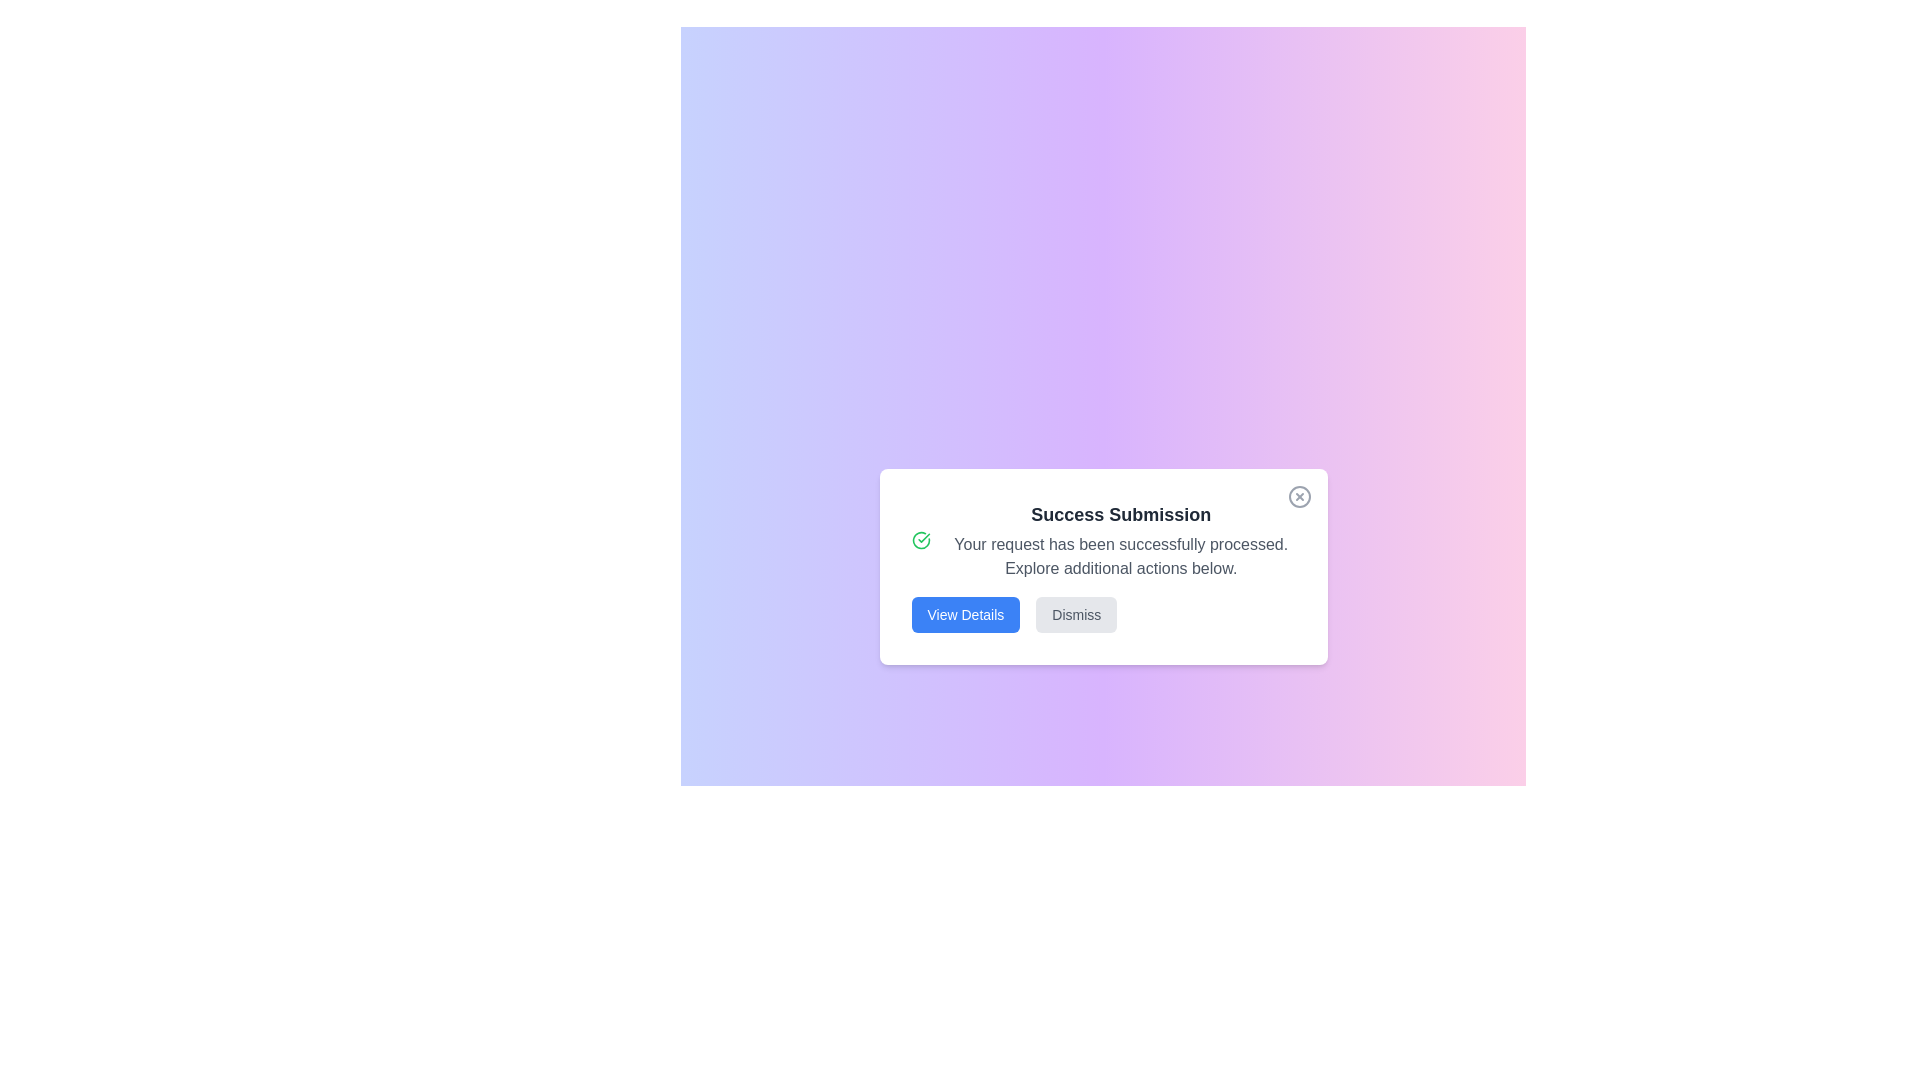  I want to click on the success confirmation icon located on the left side of the dialog box, adjacent to the text 'Success Submission', so click(920, 540).